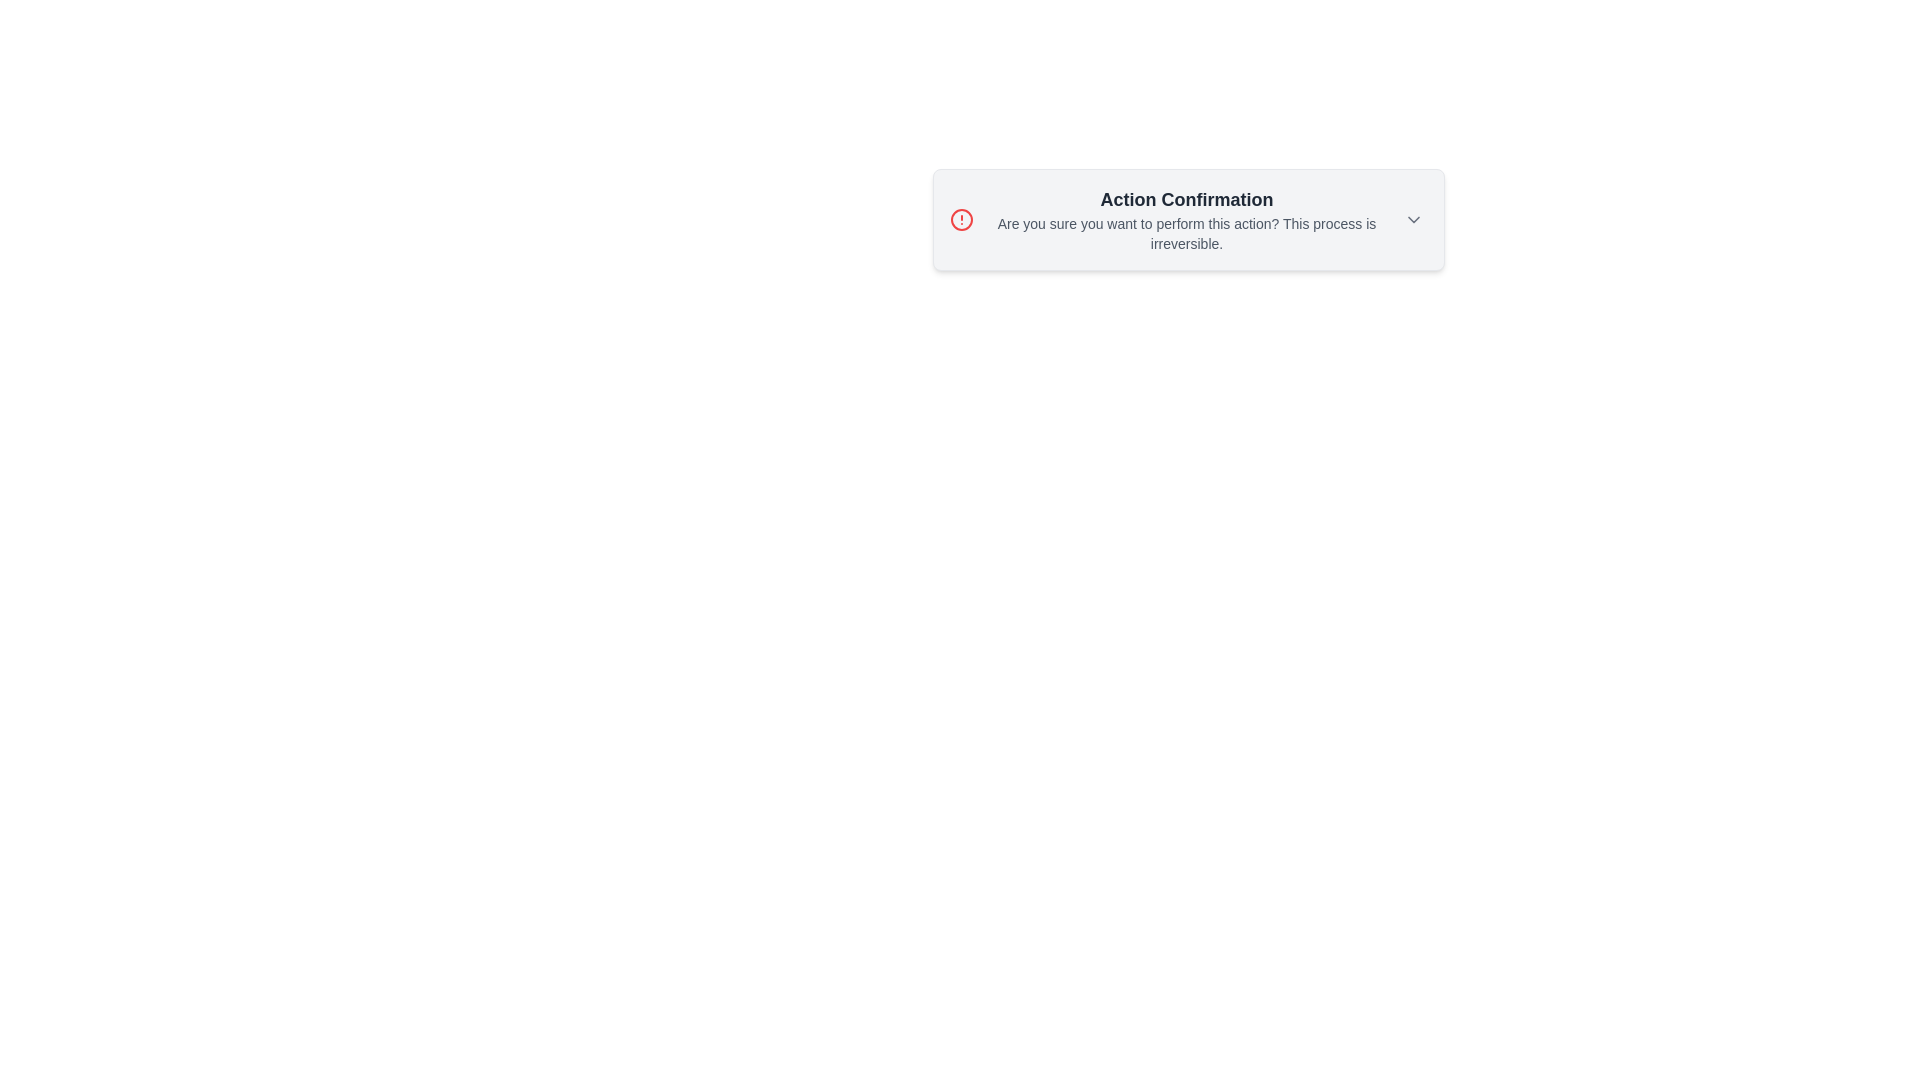 This screenshot has width=1920, height=1080. What do you see at coordinates (1186, 233) in the screenshot?
I see `the static text that provides critical information about the irreversible nature of the action under the 'Action Confirmation' heading` at bounding box center [1186, 233].